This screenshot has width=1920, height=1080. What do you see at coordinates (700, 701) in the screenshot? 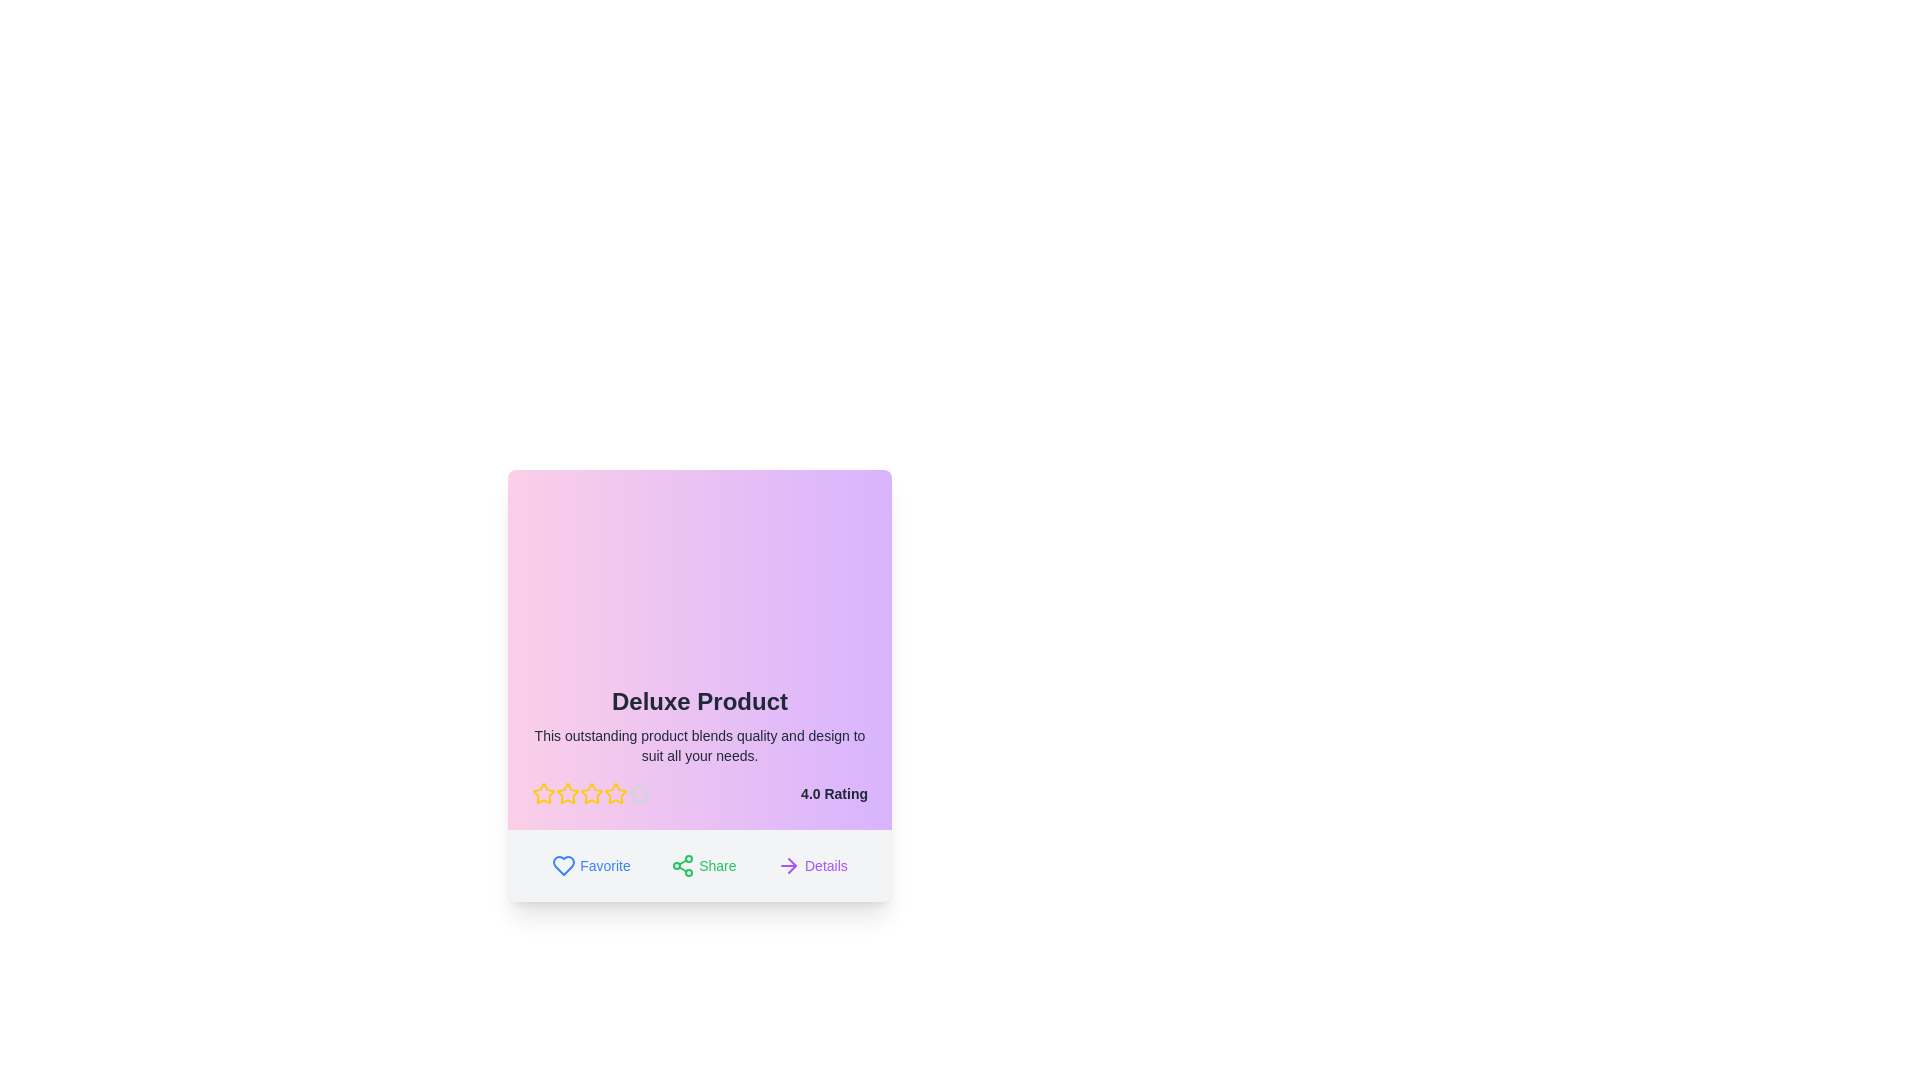
I see `bold large-sized text 'Deluxe Product' which is centrally located at the top of the card interface` at bounding box center [700, 701].